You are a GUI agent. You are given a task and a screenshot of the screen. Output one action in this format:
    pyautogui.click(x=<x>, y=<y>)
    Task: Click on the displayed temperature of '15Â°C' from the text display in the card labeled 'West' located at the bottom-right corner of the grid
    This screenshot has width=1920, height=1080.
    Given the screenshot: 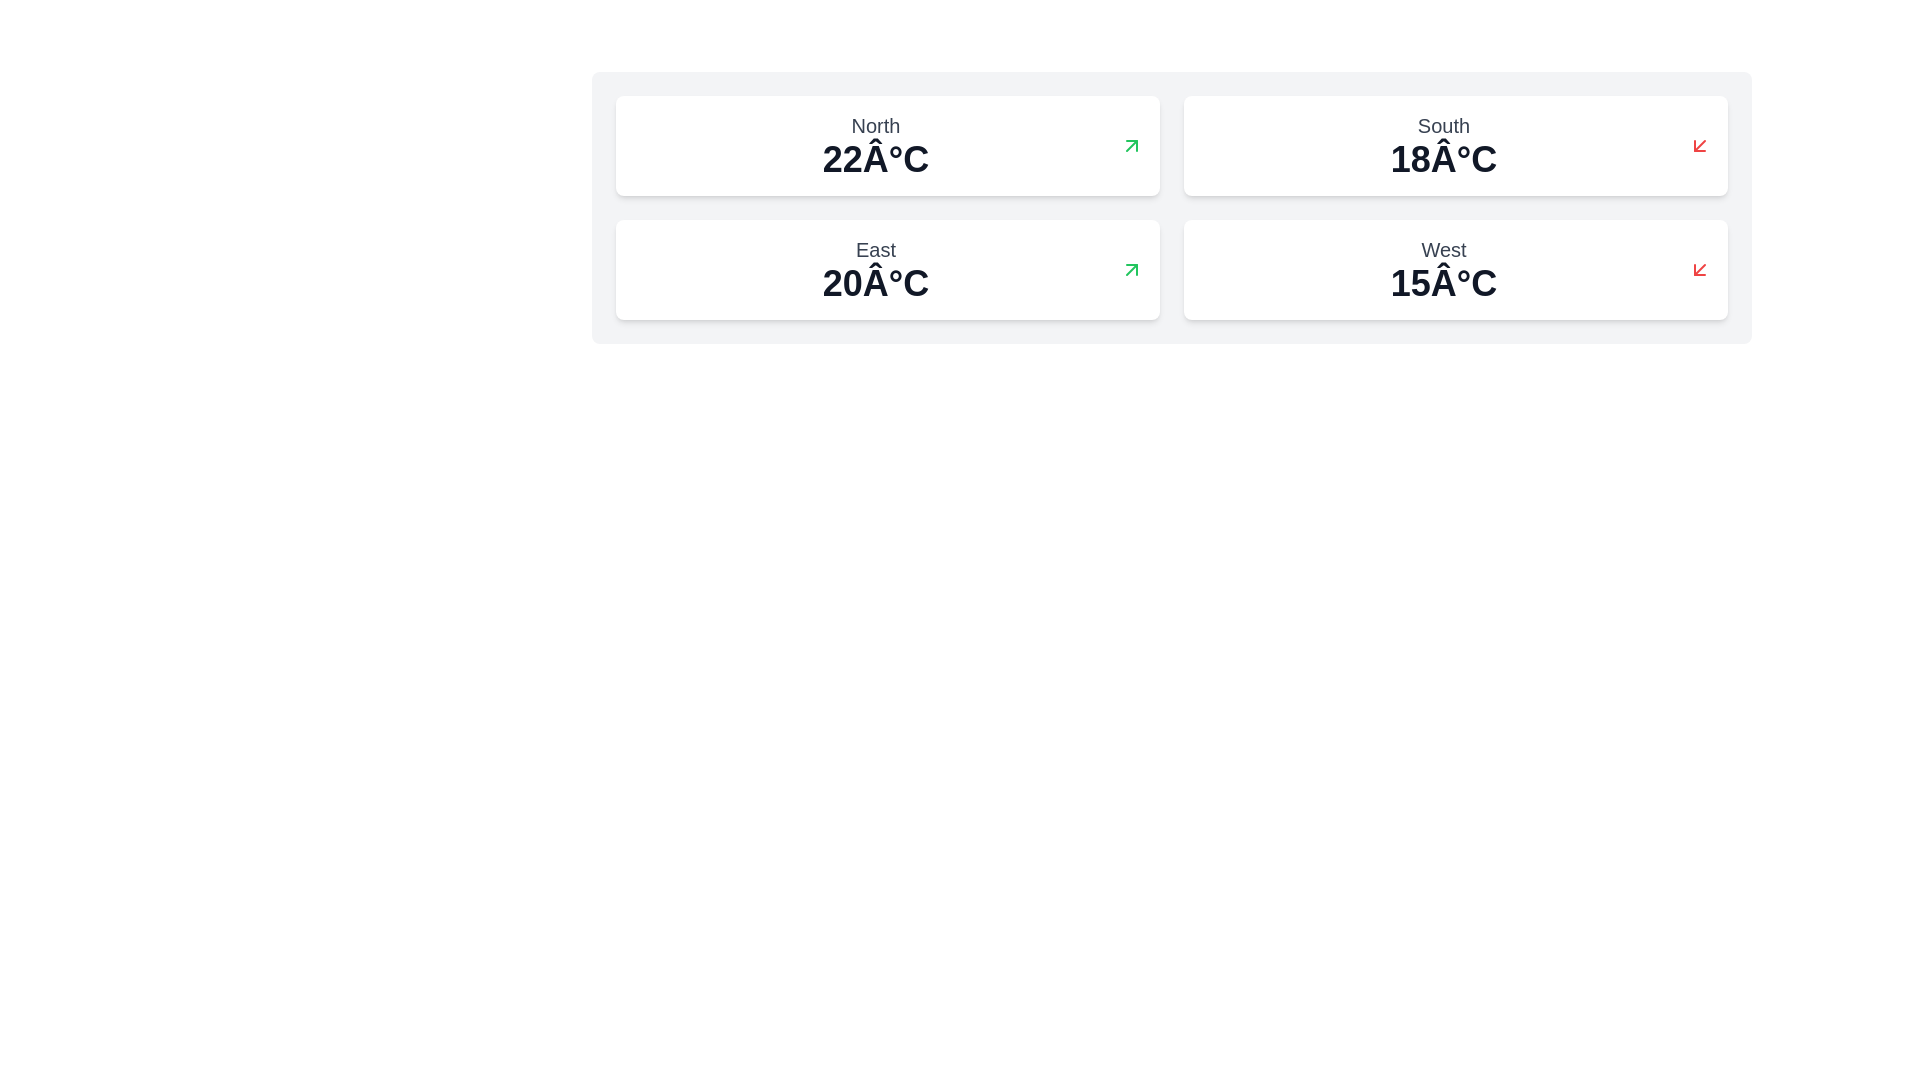 What is the action you would take?
    pyautogui.click(x=1444, y=284)
    